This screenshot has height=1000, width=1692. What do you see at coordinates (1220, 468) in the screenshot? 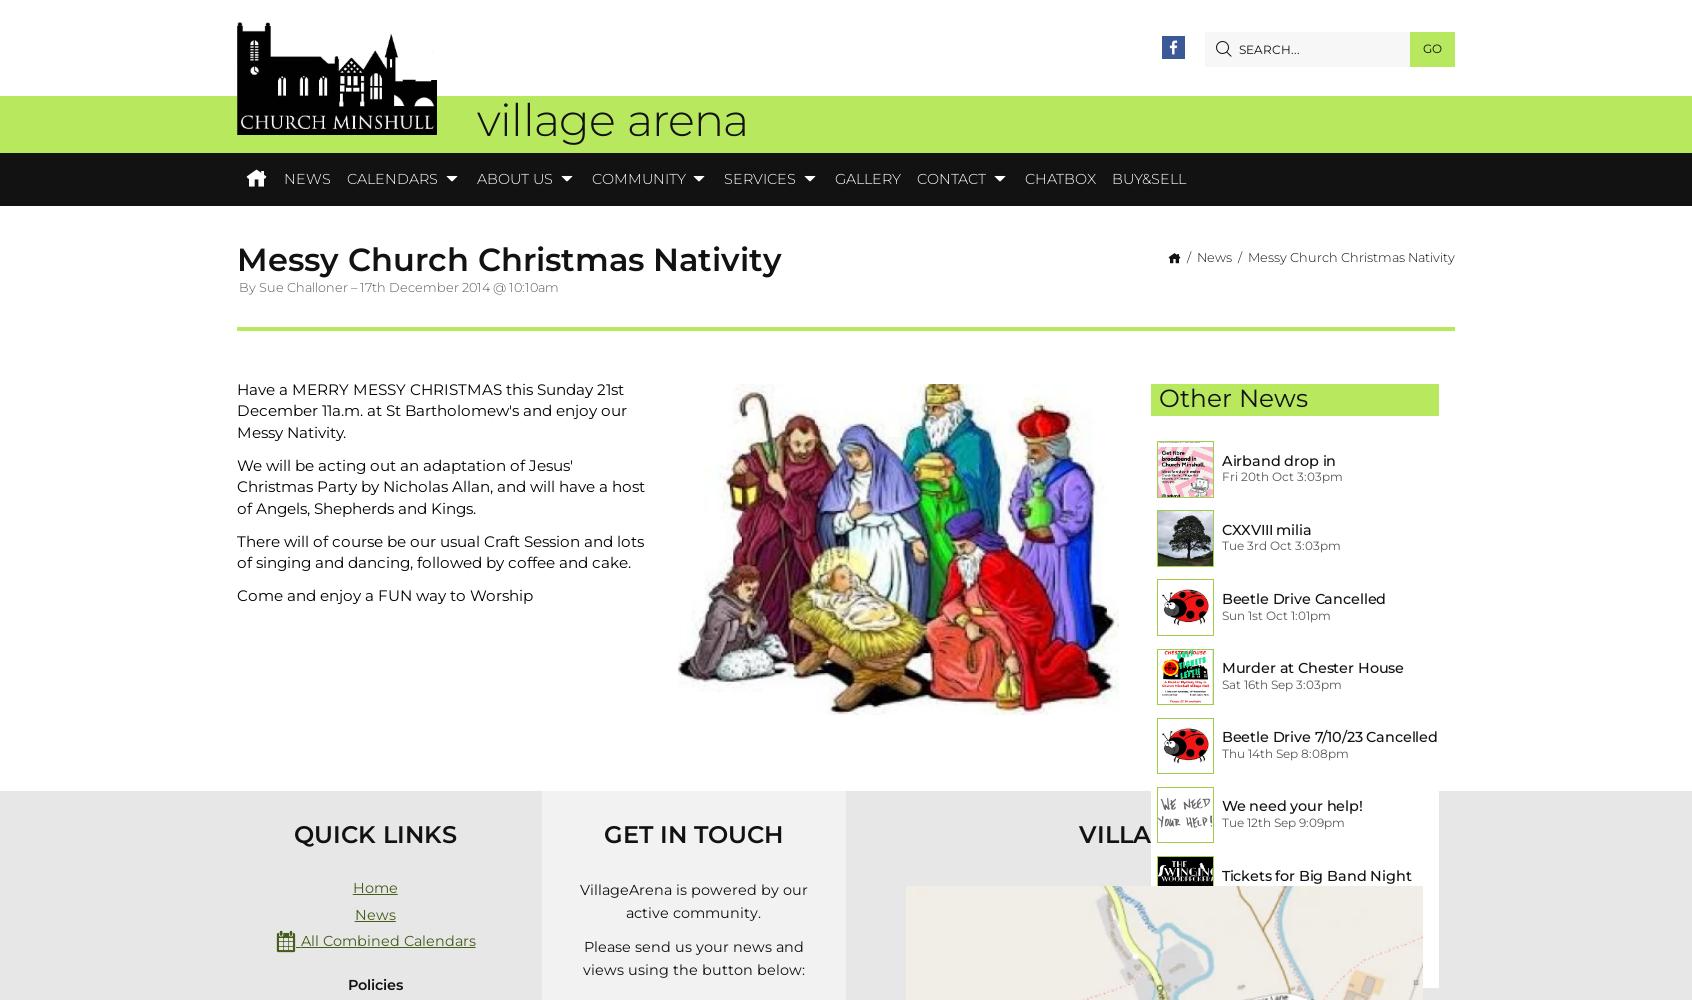
I see `'Airband drop in session 21/10/23'` at bounding box center [1220, 468].